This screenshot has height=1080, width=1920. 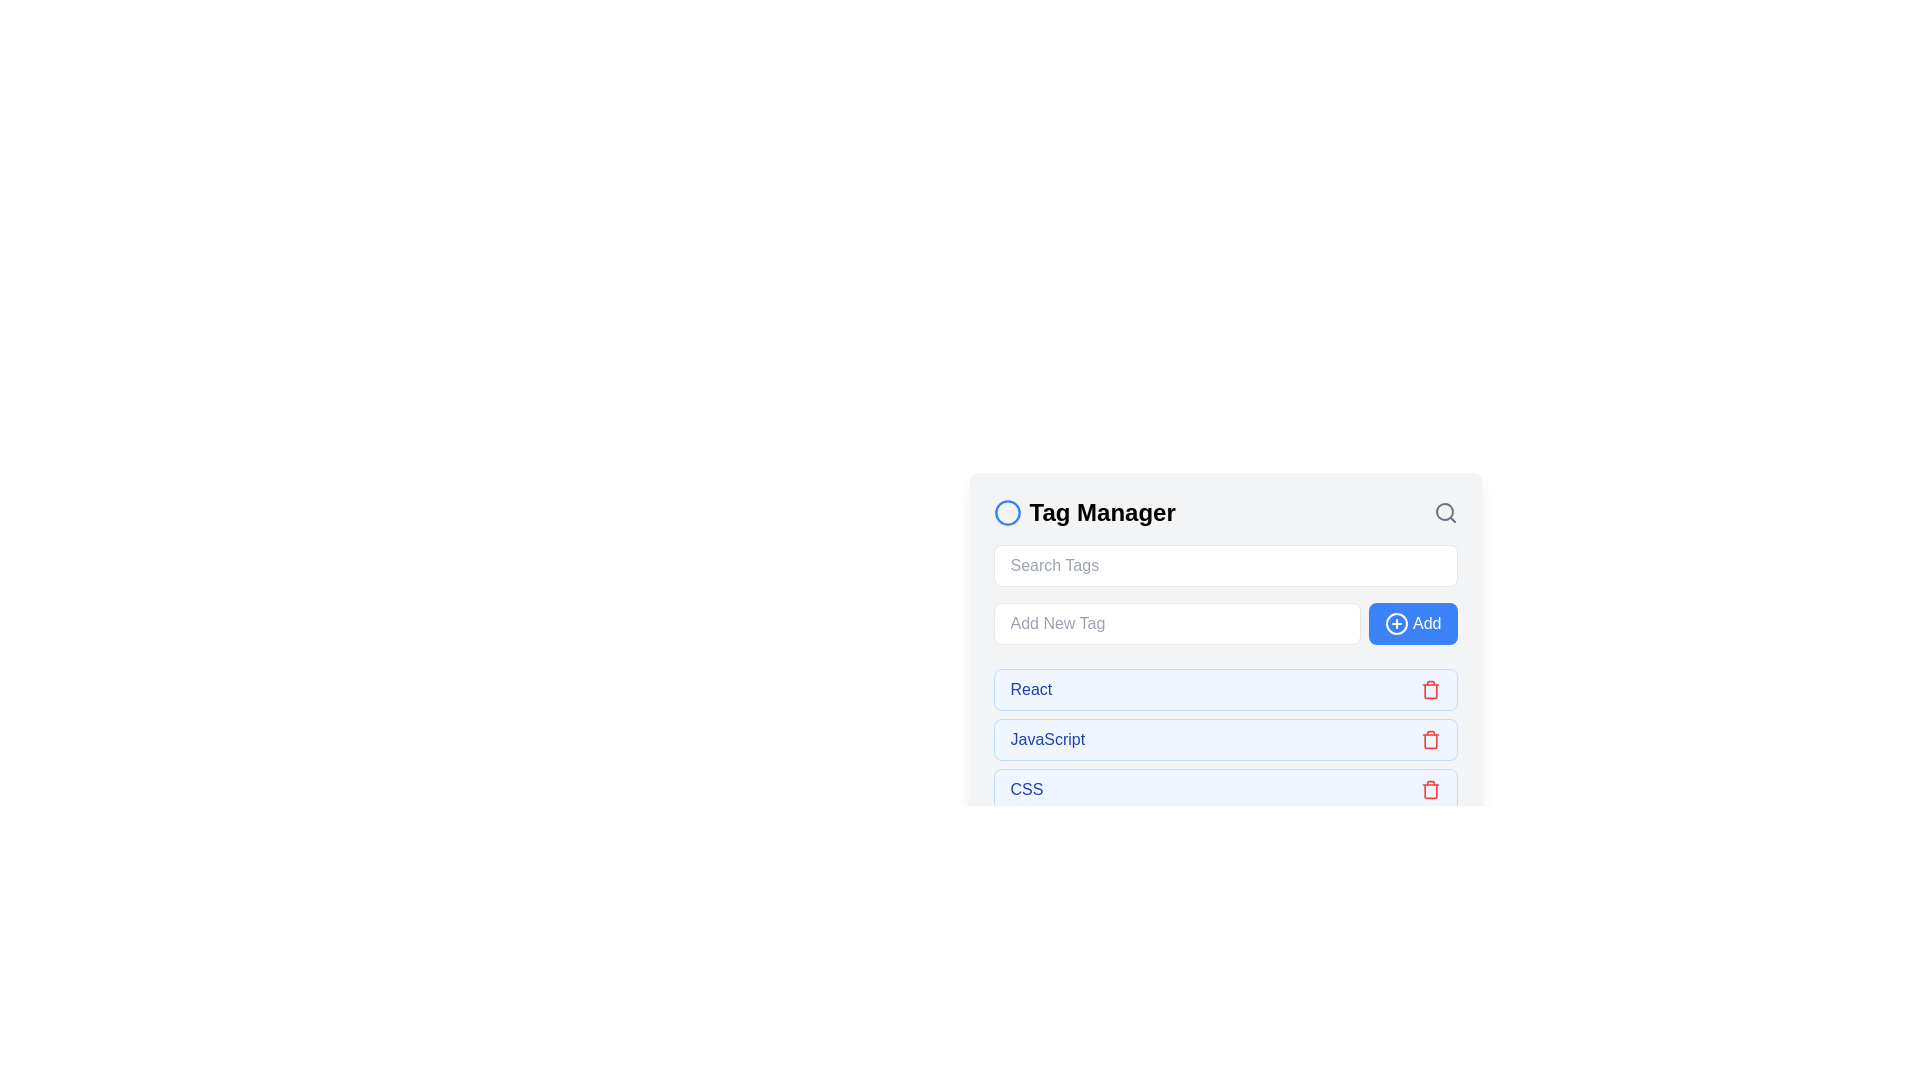 I want to click on the 'CSS' tag in the Tag Manager interface, which is the third tag in the vertical list of tags with a light blue background and a delete icon, so click(x=1224, y=789).